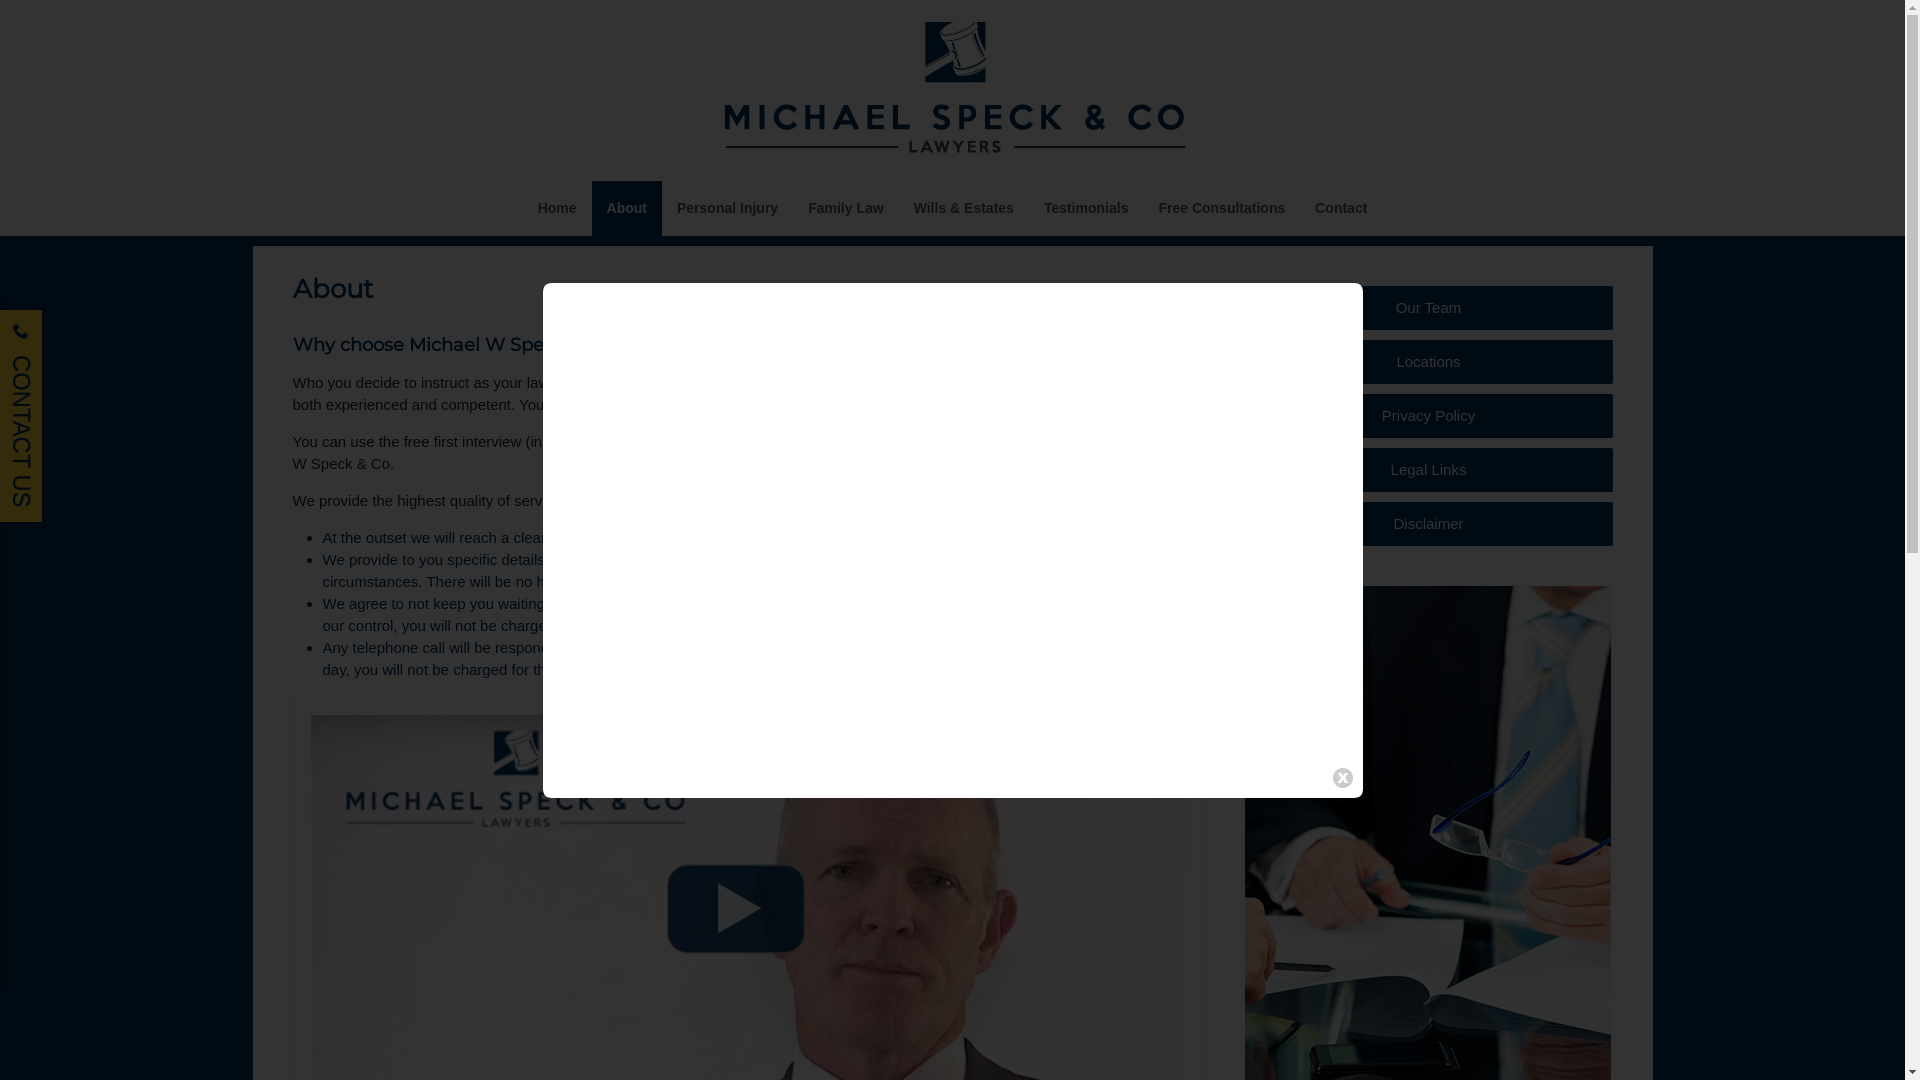  What do you see at coordinates (1427, 362) in the screenshot?
I see `'Locations'` at bounding box center [1427, 362].